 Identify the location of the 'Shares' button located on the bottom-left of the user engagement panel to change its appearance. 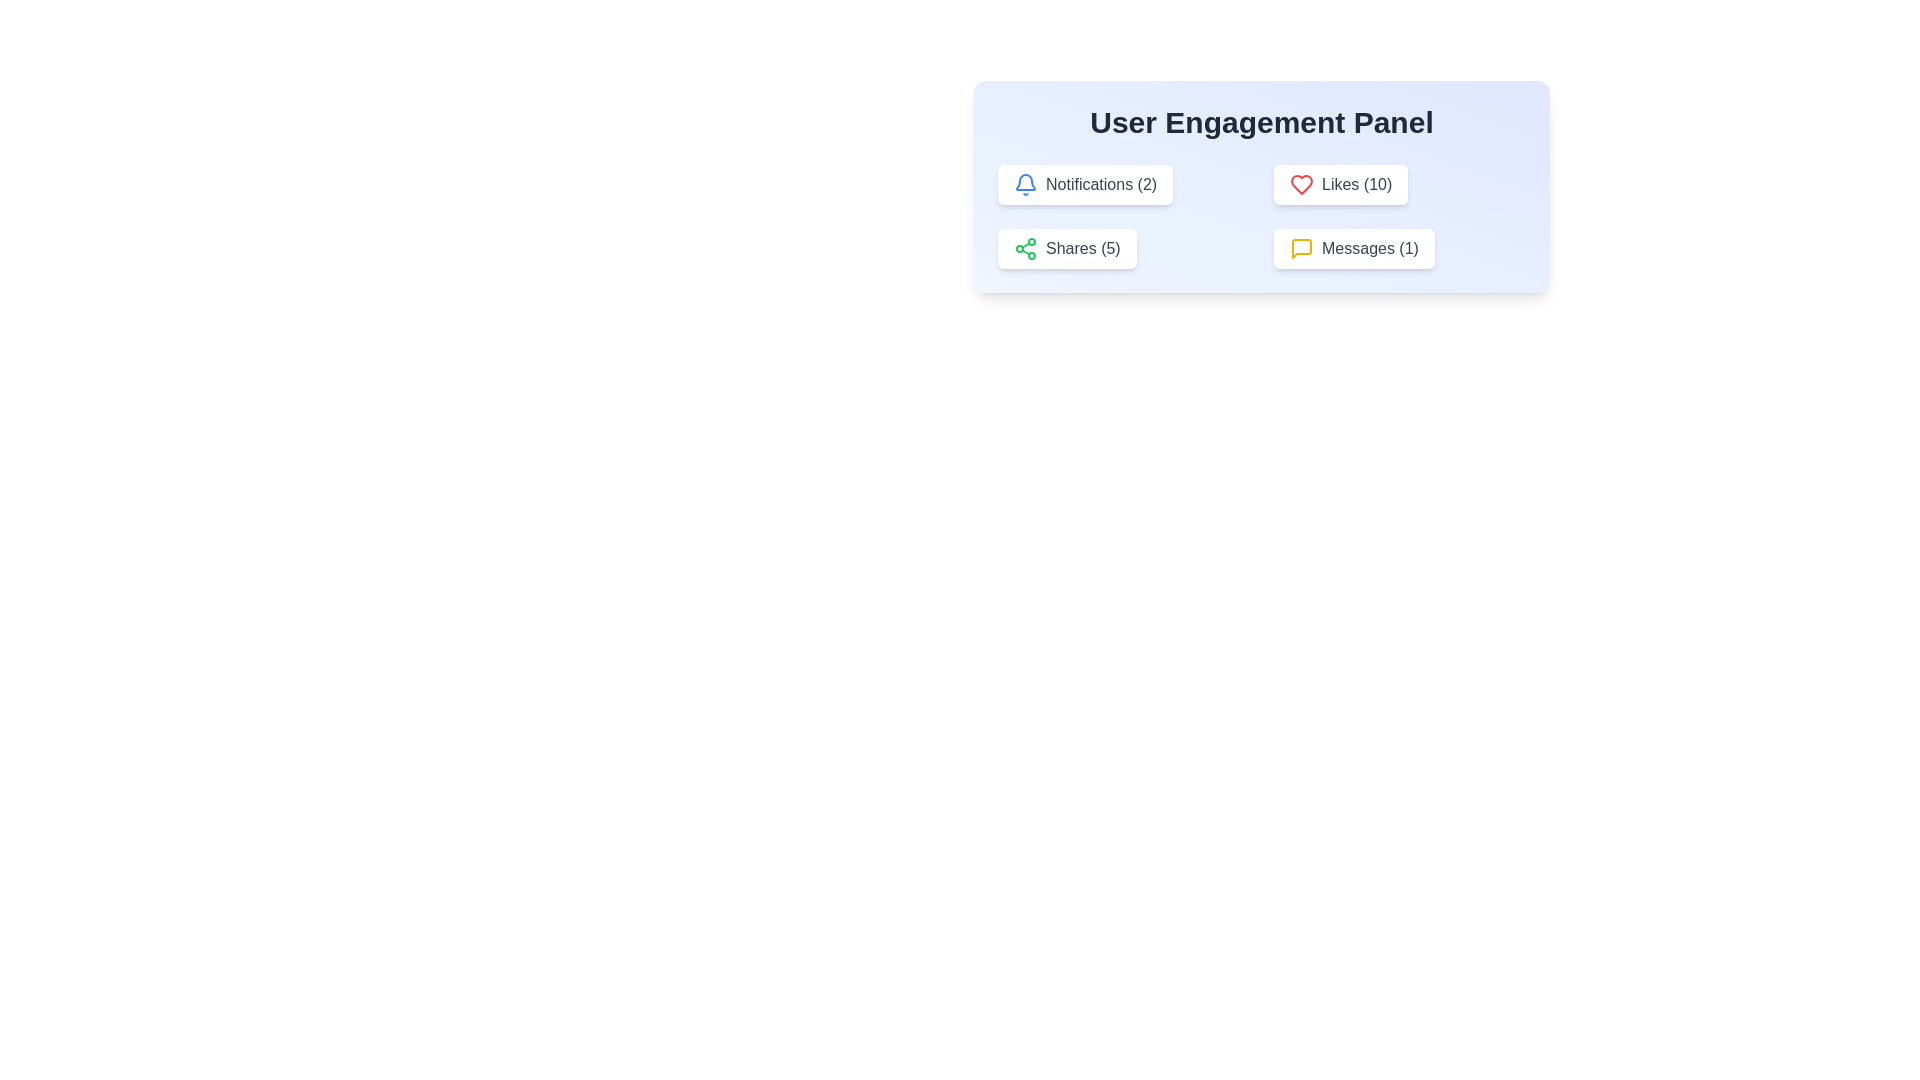
(1066, 248).